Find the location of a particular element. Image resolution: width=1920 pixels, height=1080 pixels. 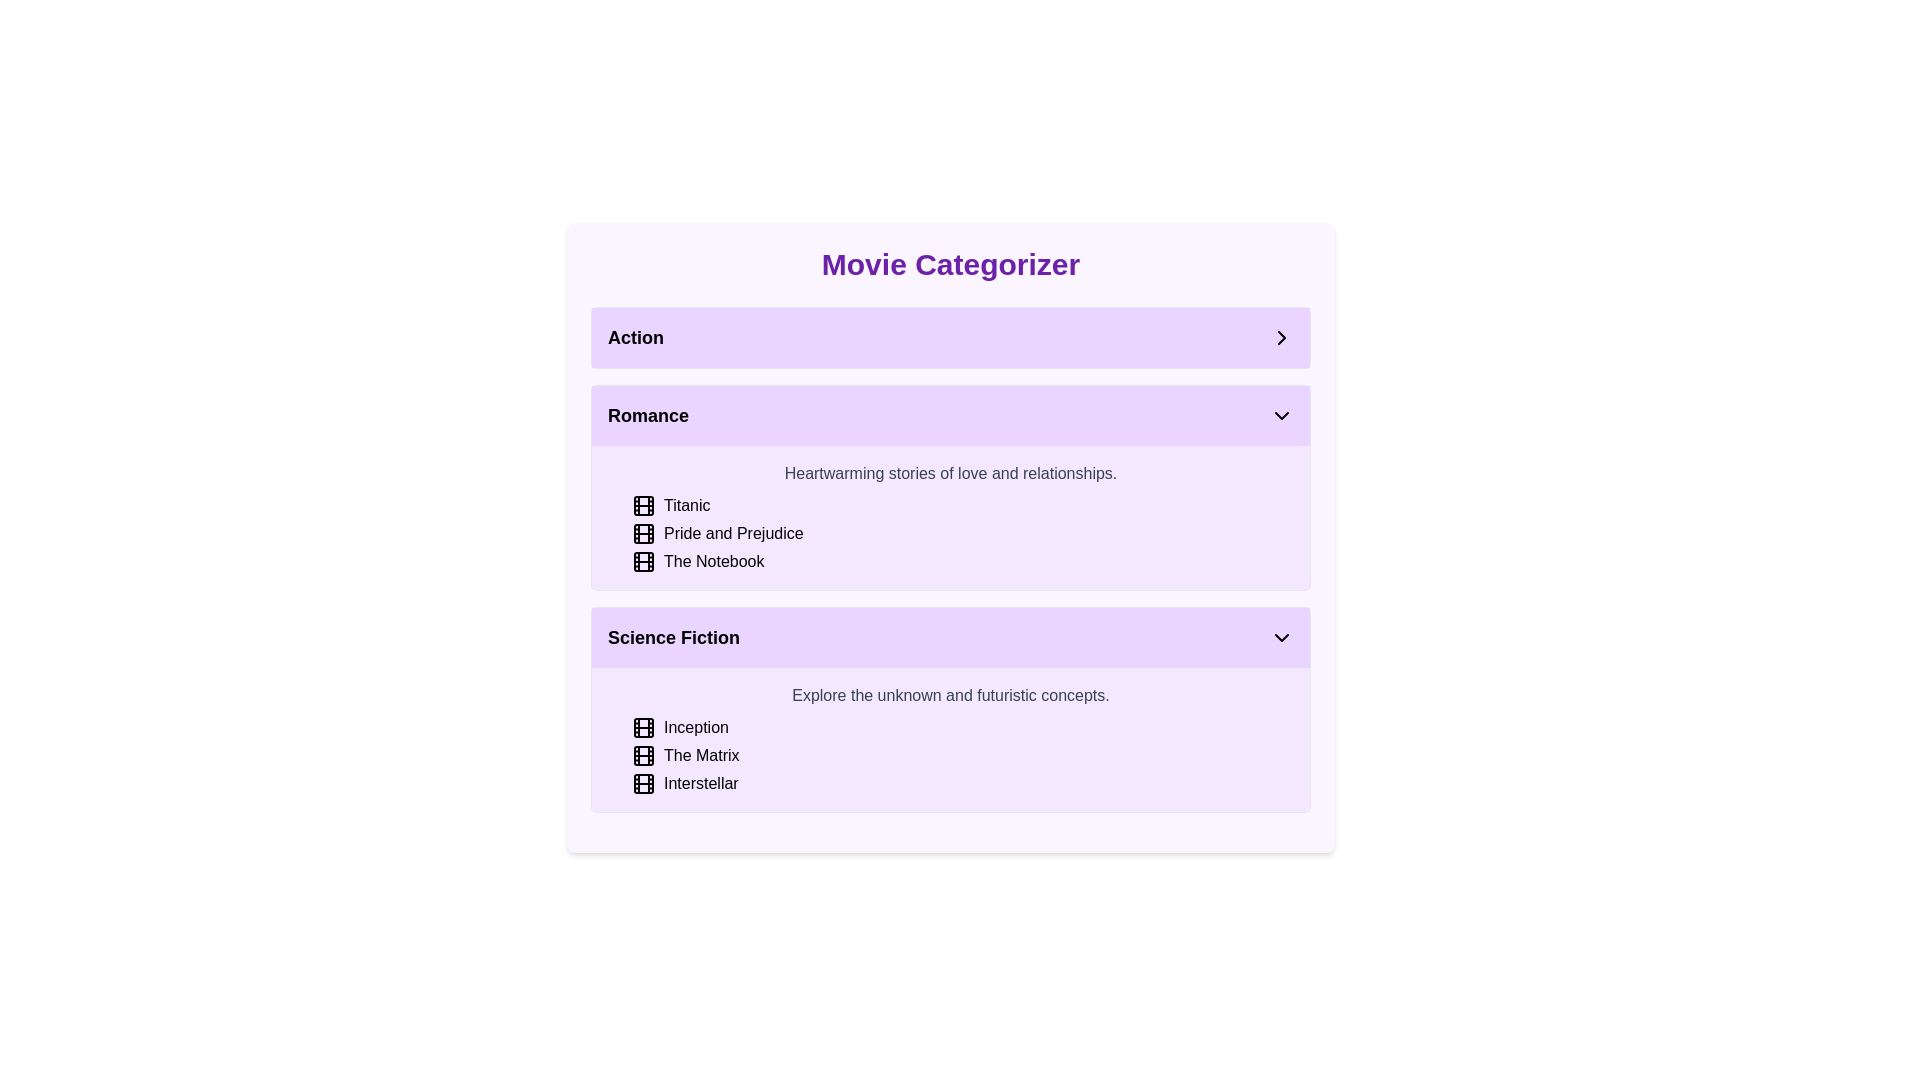

the list item representing the movie 'The Matrix' in the 'Science Fiction' category is located at coordinates (963, 756).